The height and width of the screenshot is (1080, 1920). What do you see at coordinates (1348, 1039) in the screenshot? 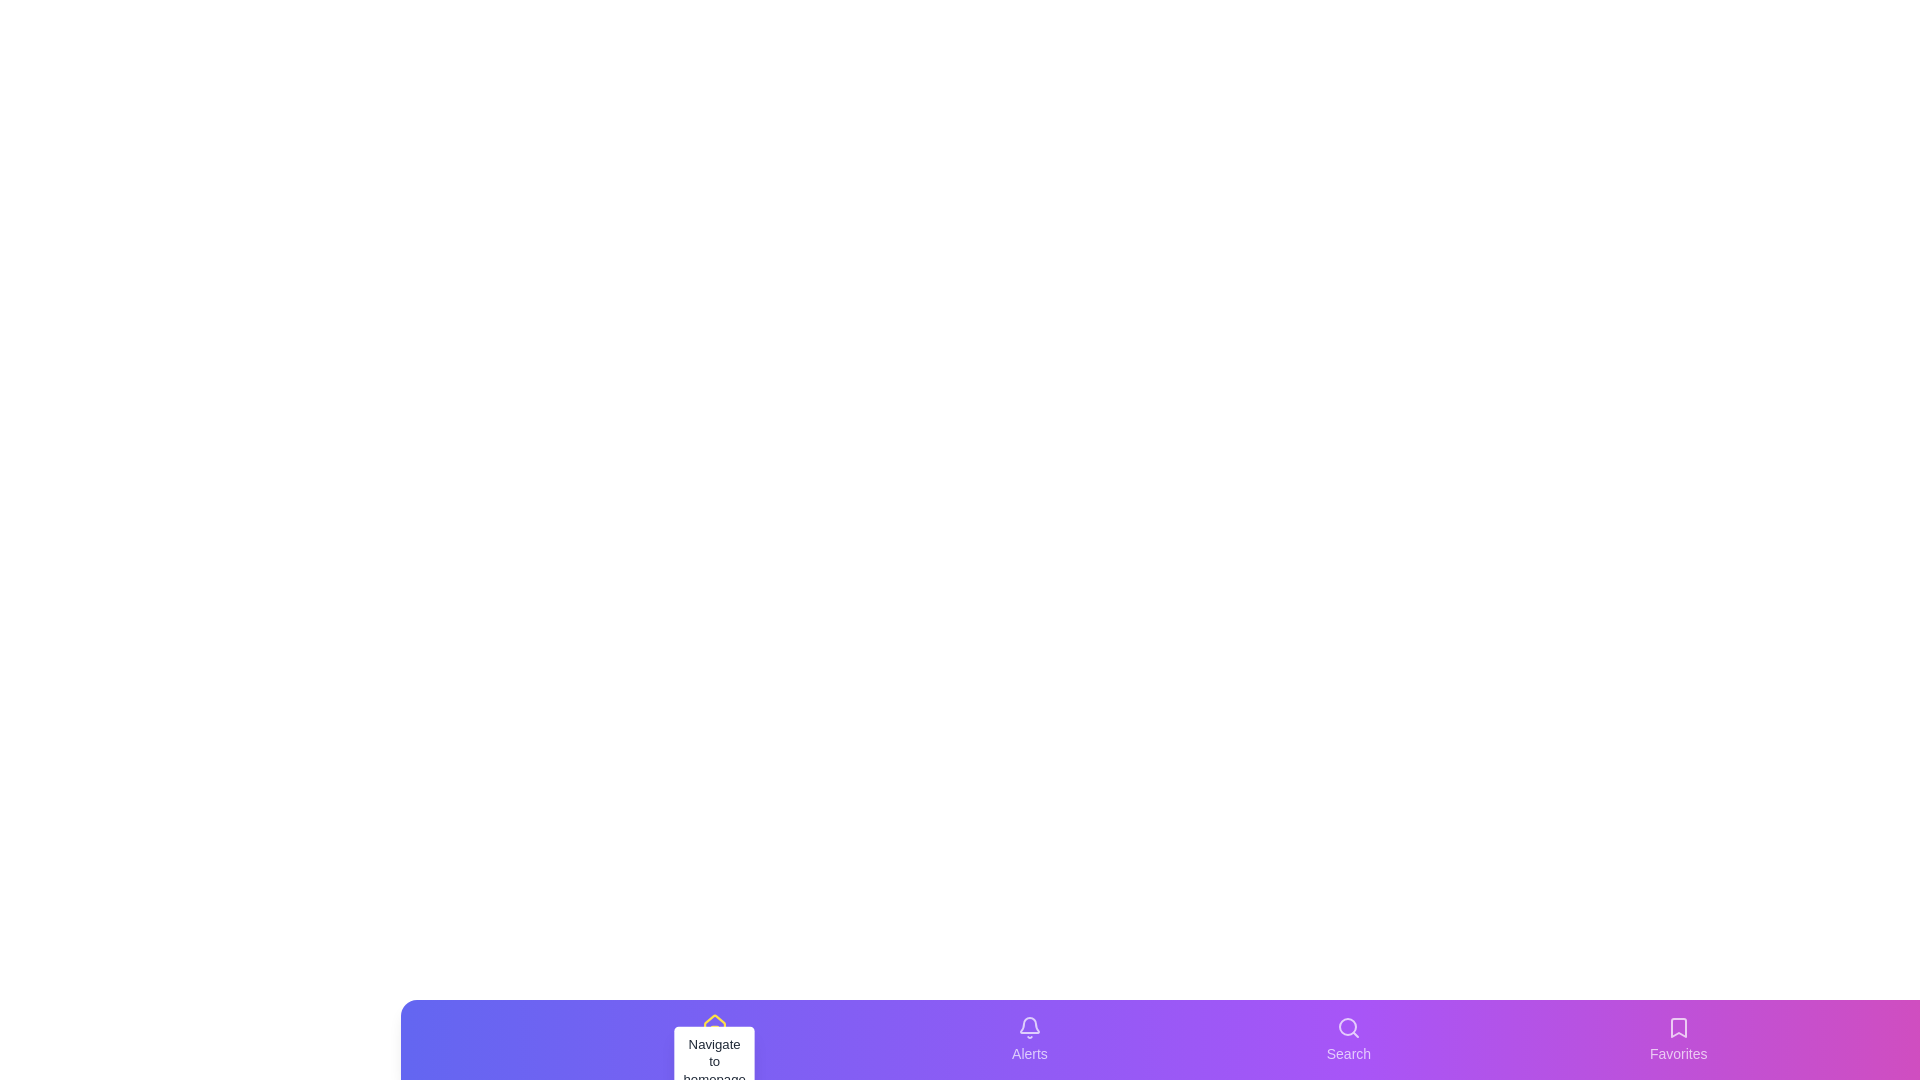
I see `the tab labeled Search in the bottom navigation bar` at bounding box center [1348, 1039].